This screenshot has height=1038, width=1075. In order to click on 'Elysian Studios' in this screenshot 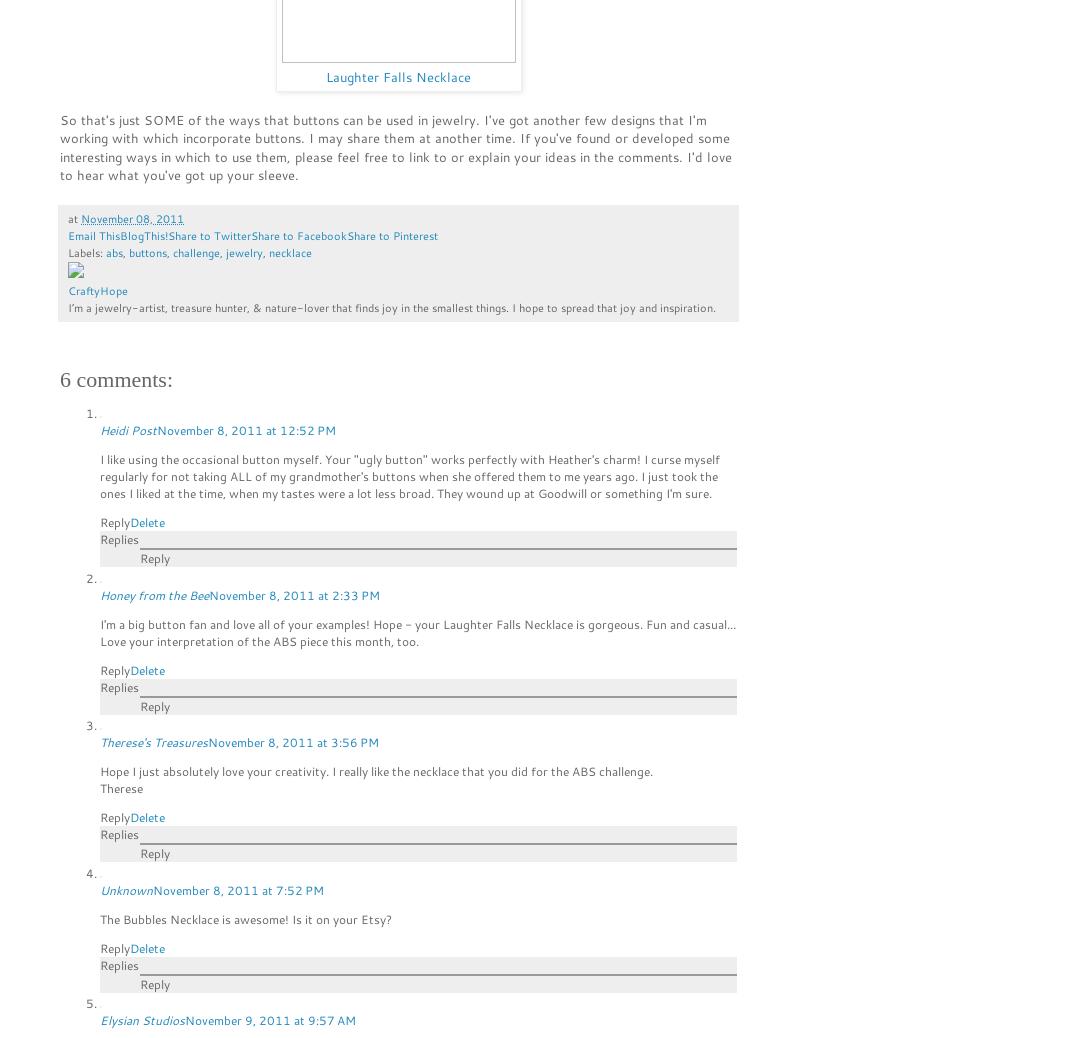, I will do `click(141, 1019)`.